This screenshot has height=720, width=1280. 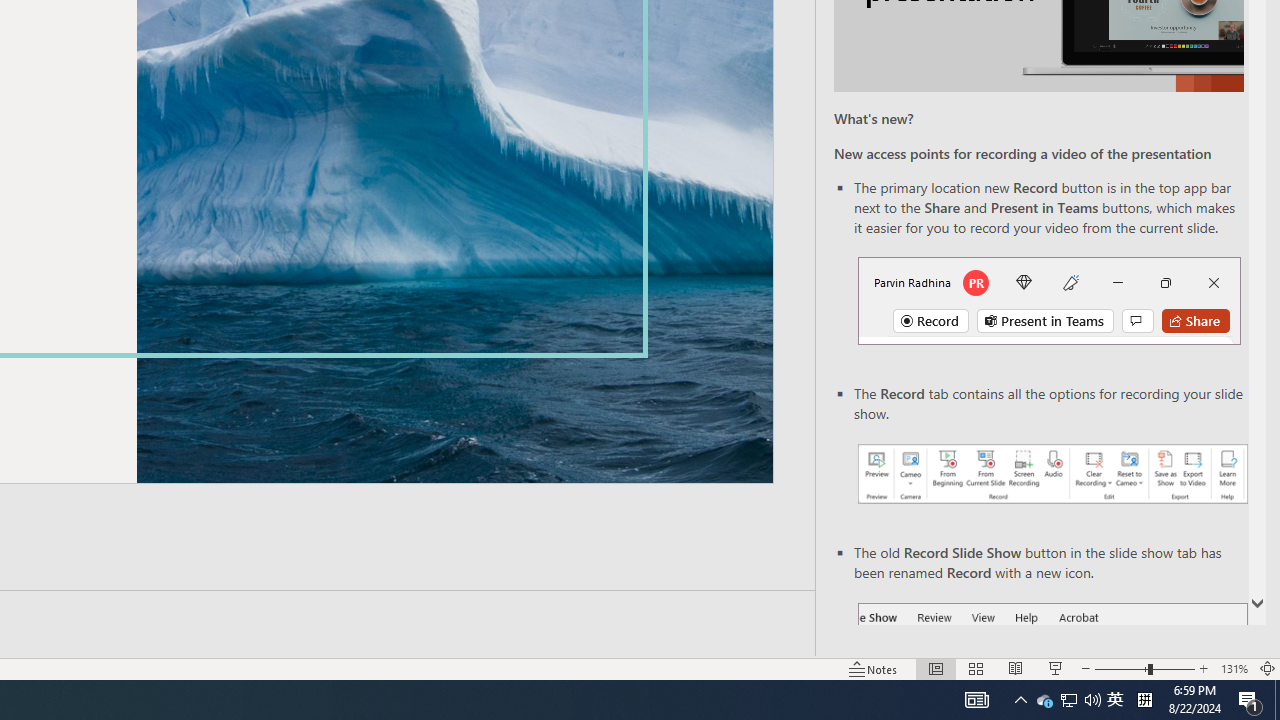 What do you see at coordinates (1250, 698) in the screenshot?
I see `'Action Center, 1 new notification'` at bounding box center [1250, 698].